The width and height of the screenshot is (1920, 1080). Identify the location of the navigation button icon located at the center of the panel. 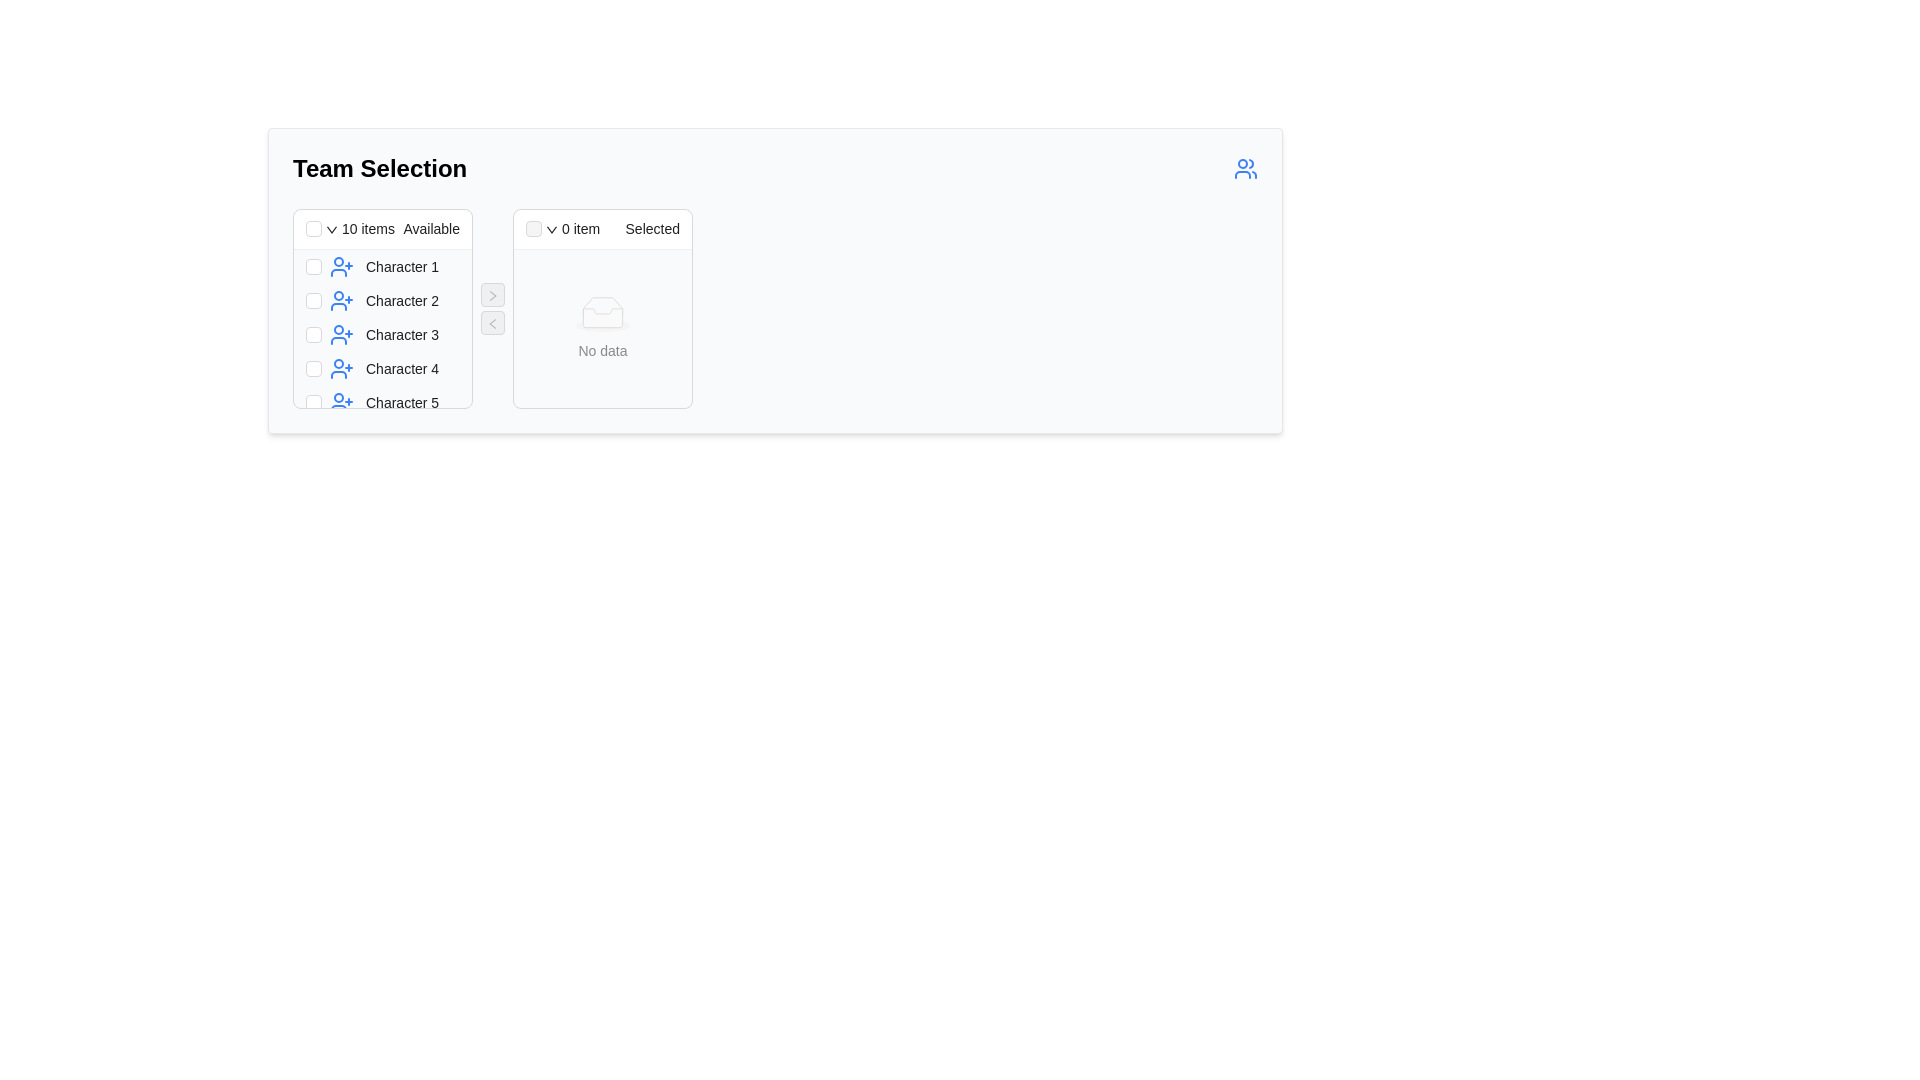
(493, 322).